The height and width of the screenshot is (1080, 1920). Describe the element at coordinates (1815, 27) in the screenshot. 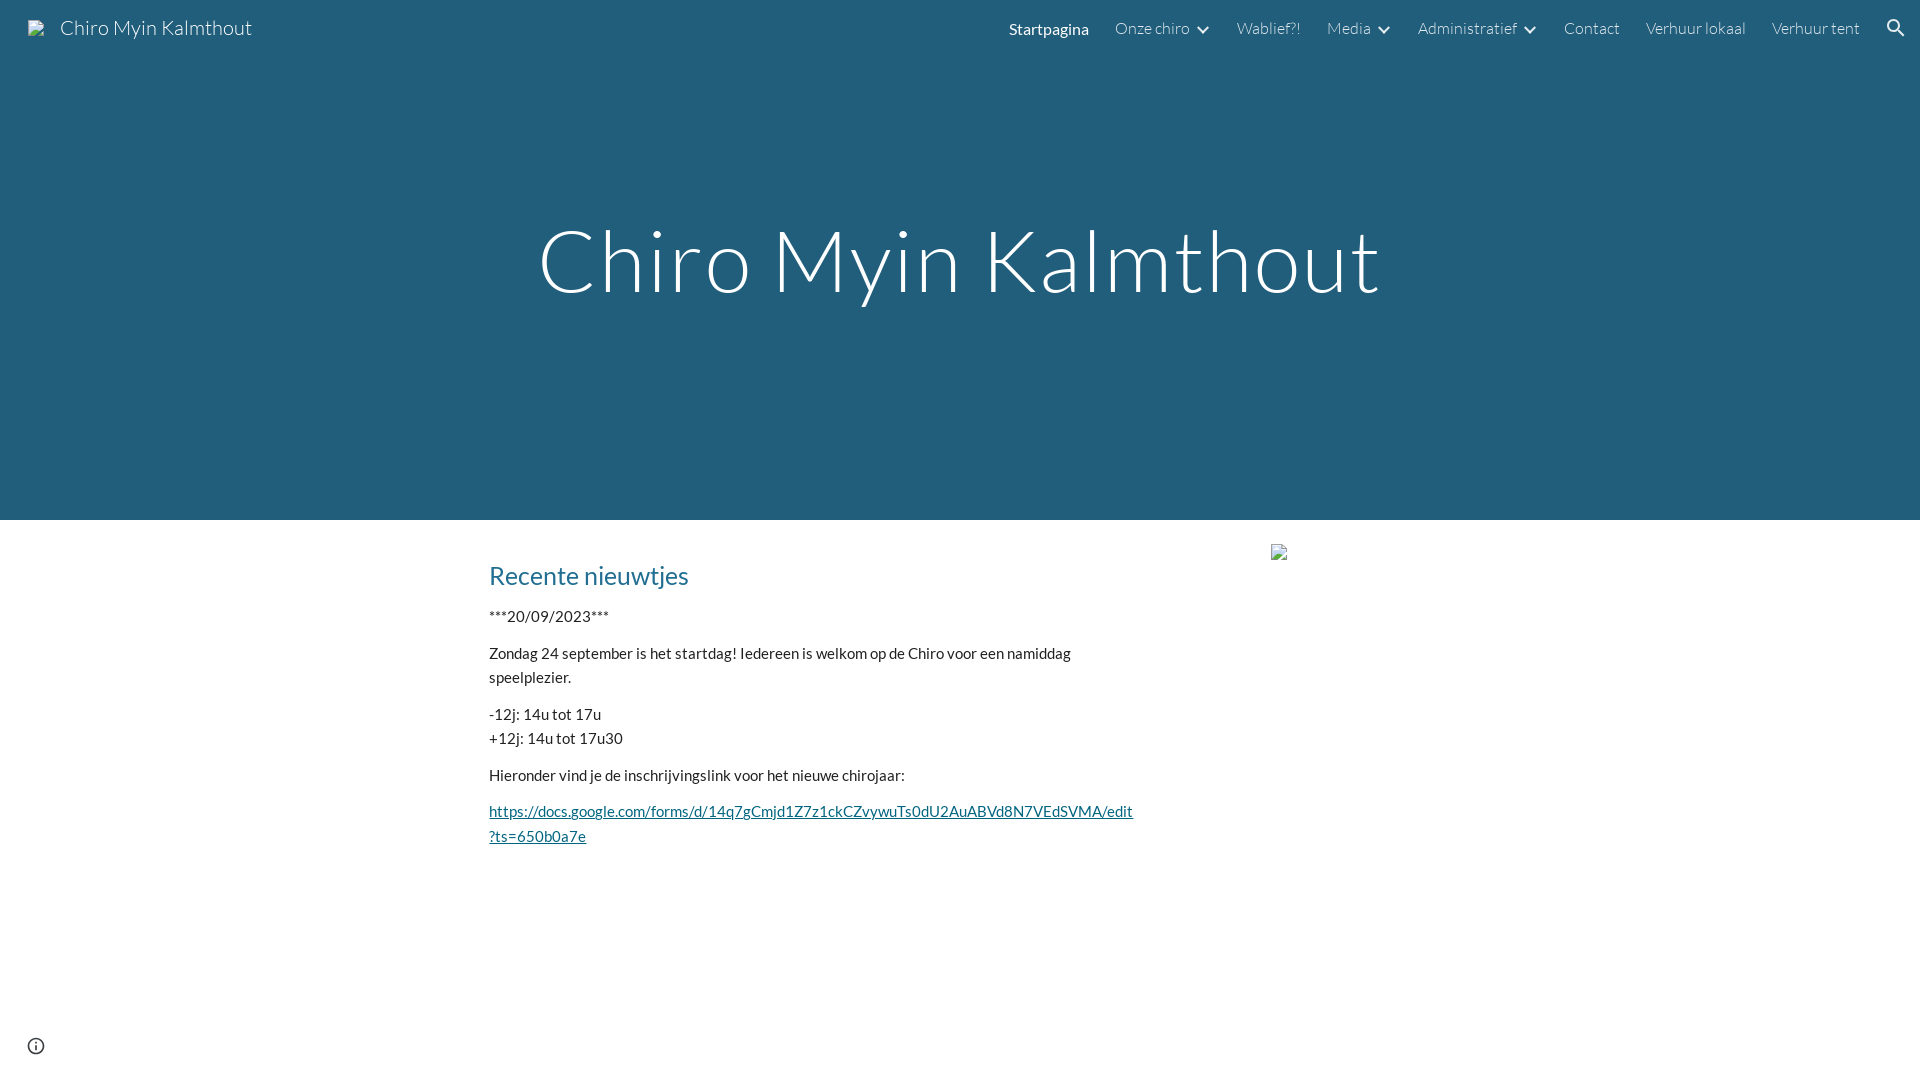

I see `'Verhuur tent'` at that location.